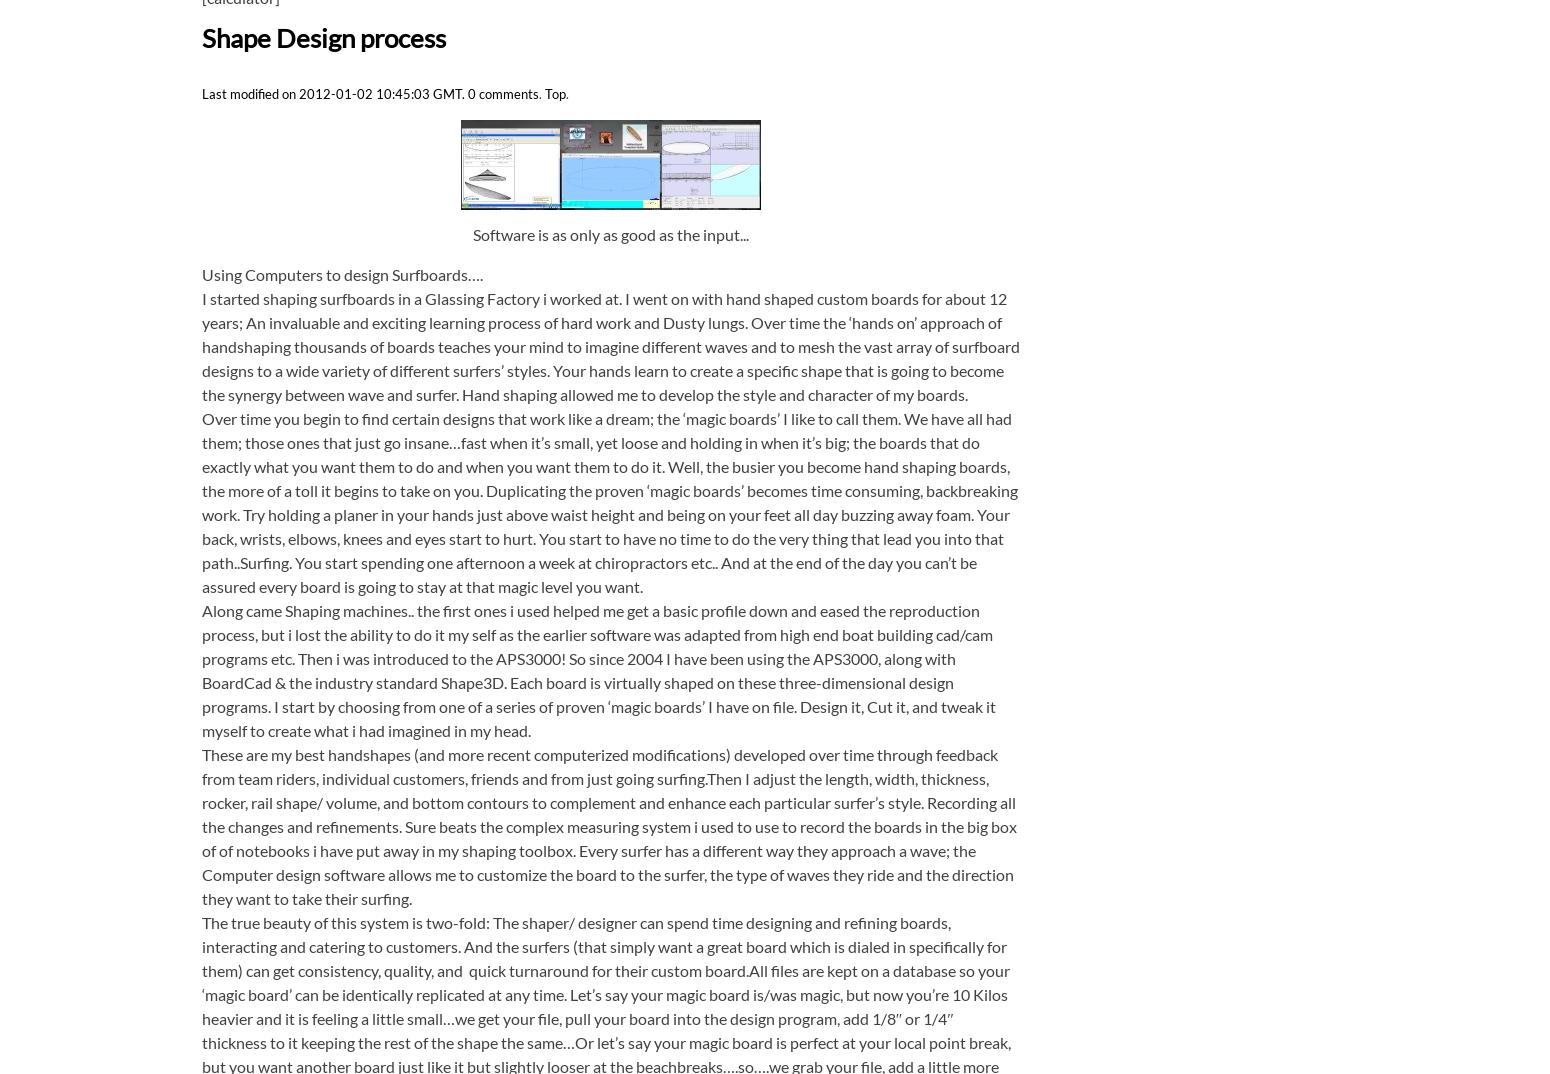  I want to click on 'Shape Design process', so click(200, 36).